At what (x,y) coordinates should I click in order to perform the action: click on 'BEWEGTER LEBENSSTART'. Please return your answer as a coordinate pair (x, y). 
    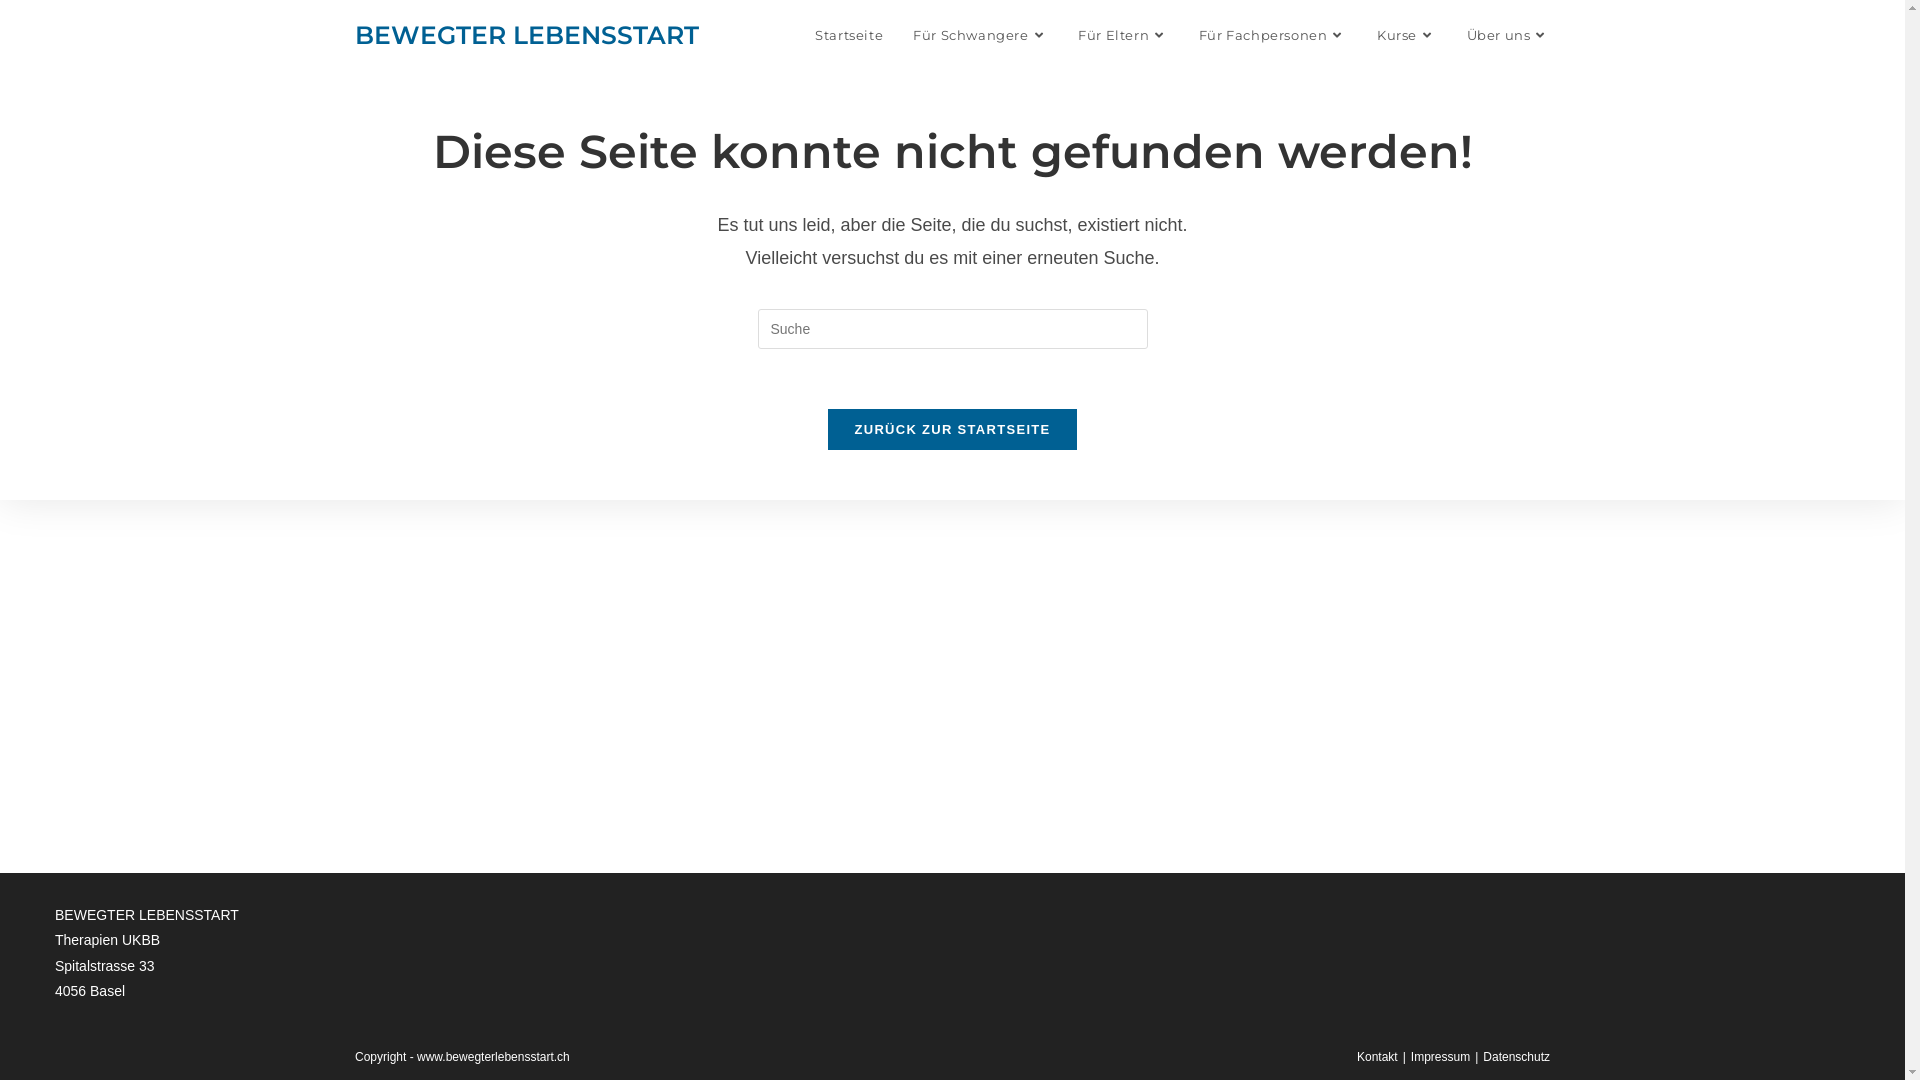
    Looking at the image, I should click on (355, 34).